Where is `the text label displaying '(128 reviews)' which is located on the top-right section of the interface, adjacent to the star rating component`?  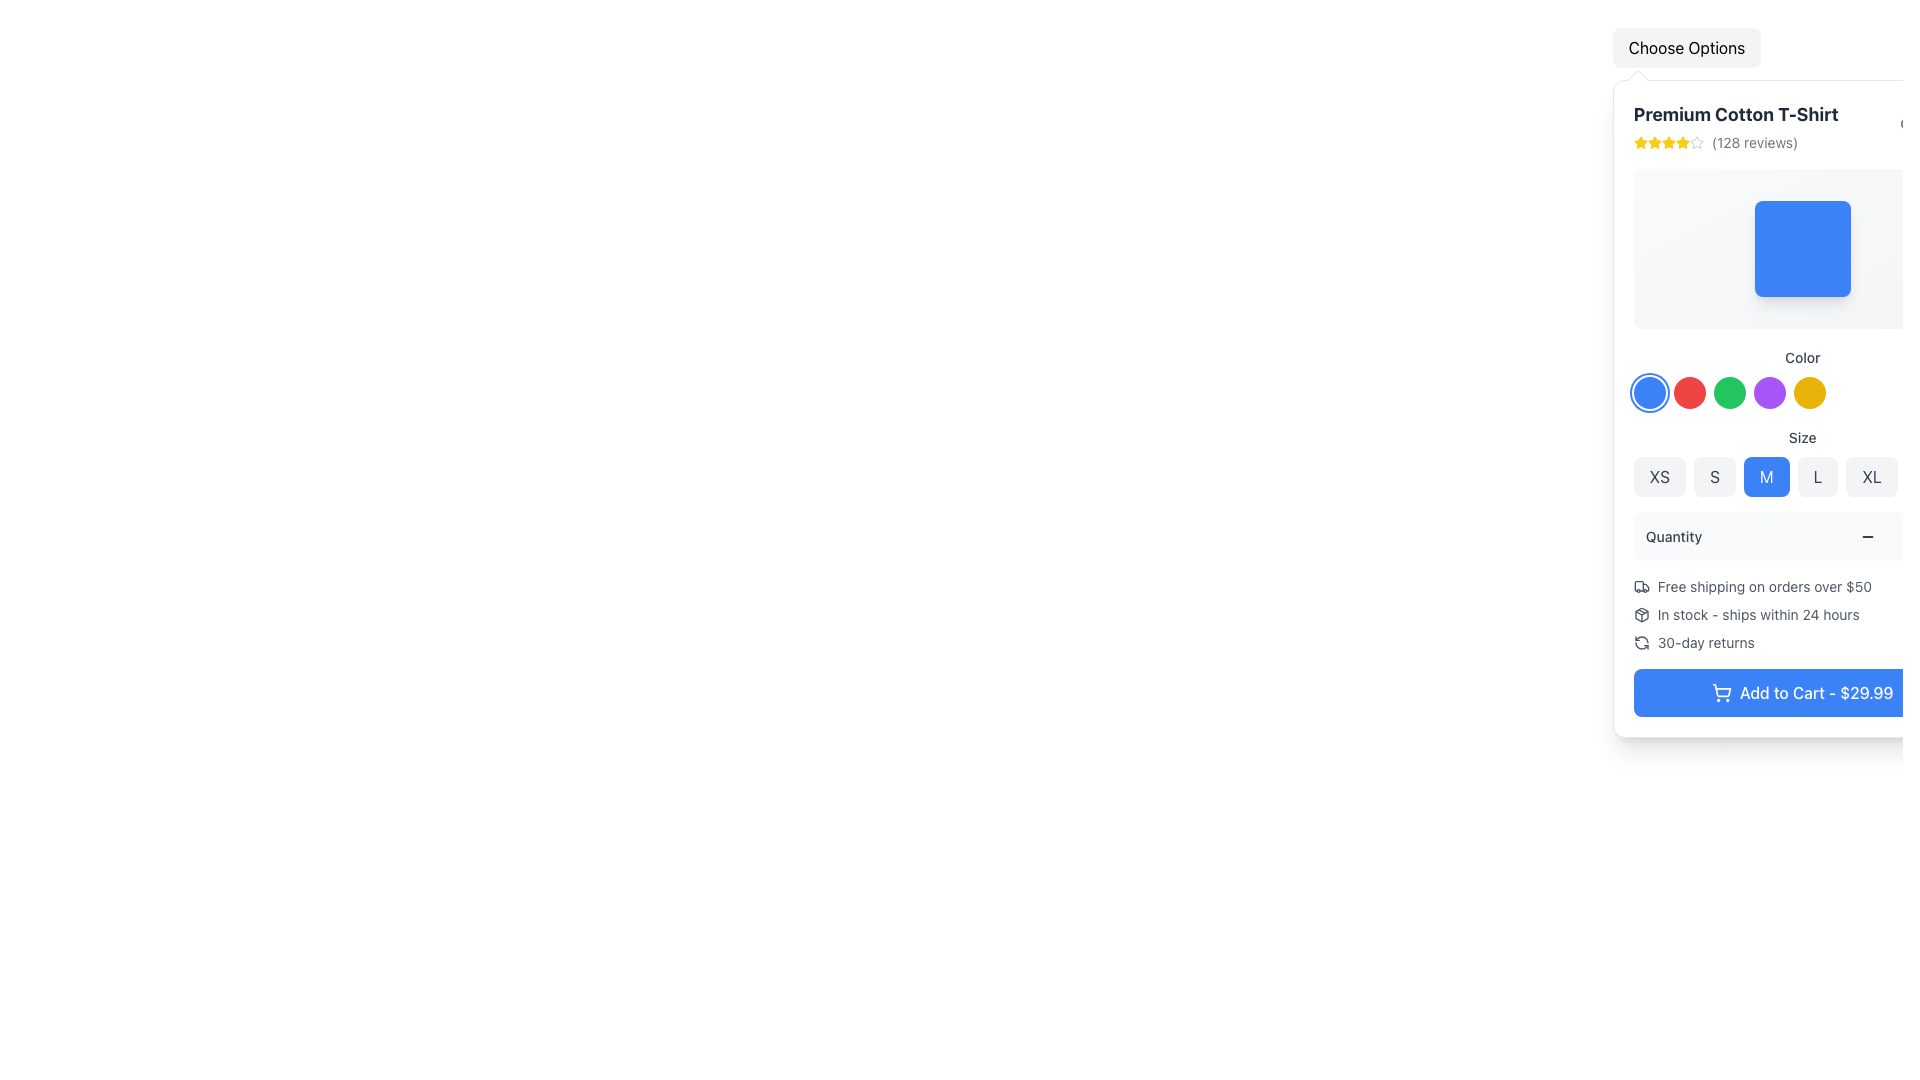 the text label displaying '(128 reviews)' which is located on the top-right section of the interface, adjacent to the star rating component is located at coordinates (1754, 141).